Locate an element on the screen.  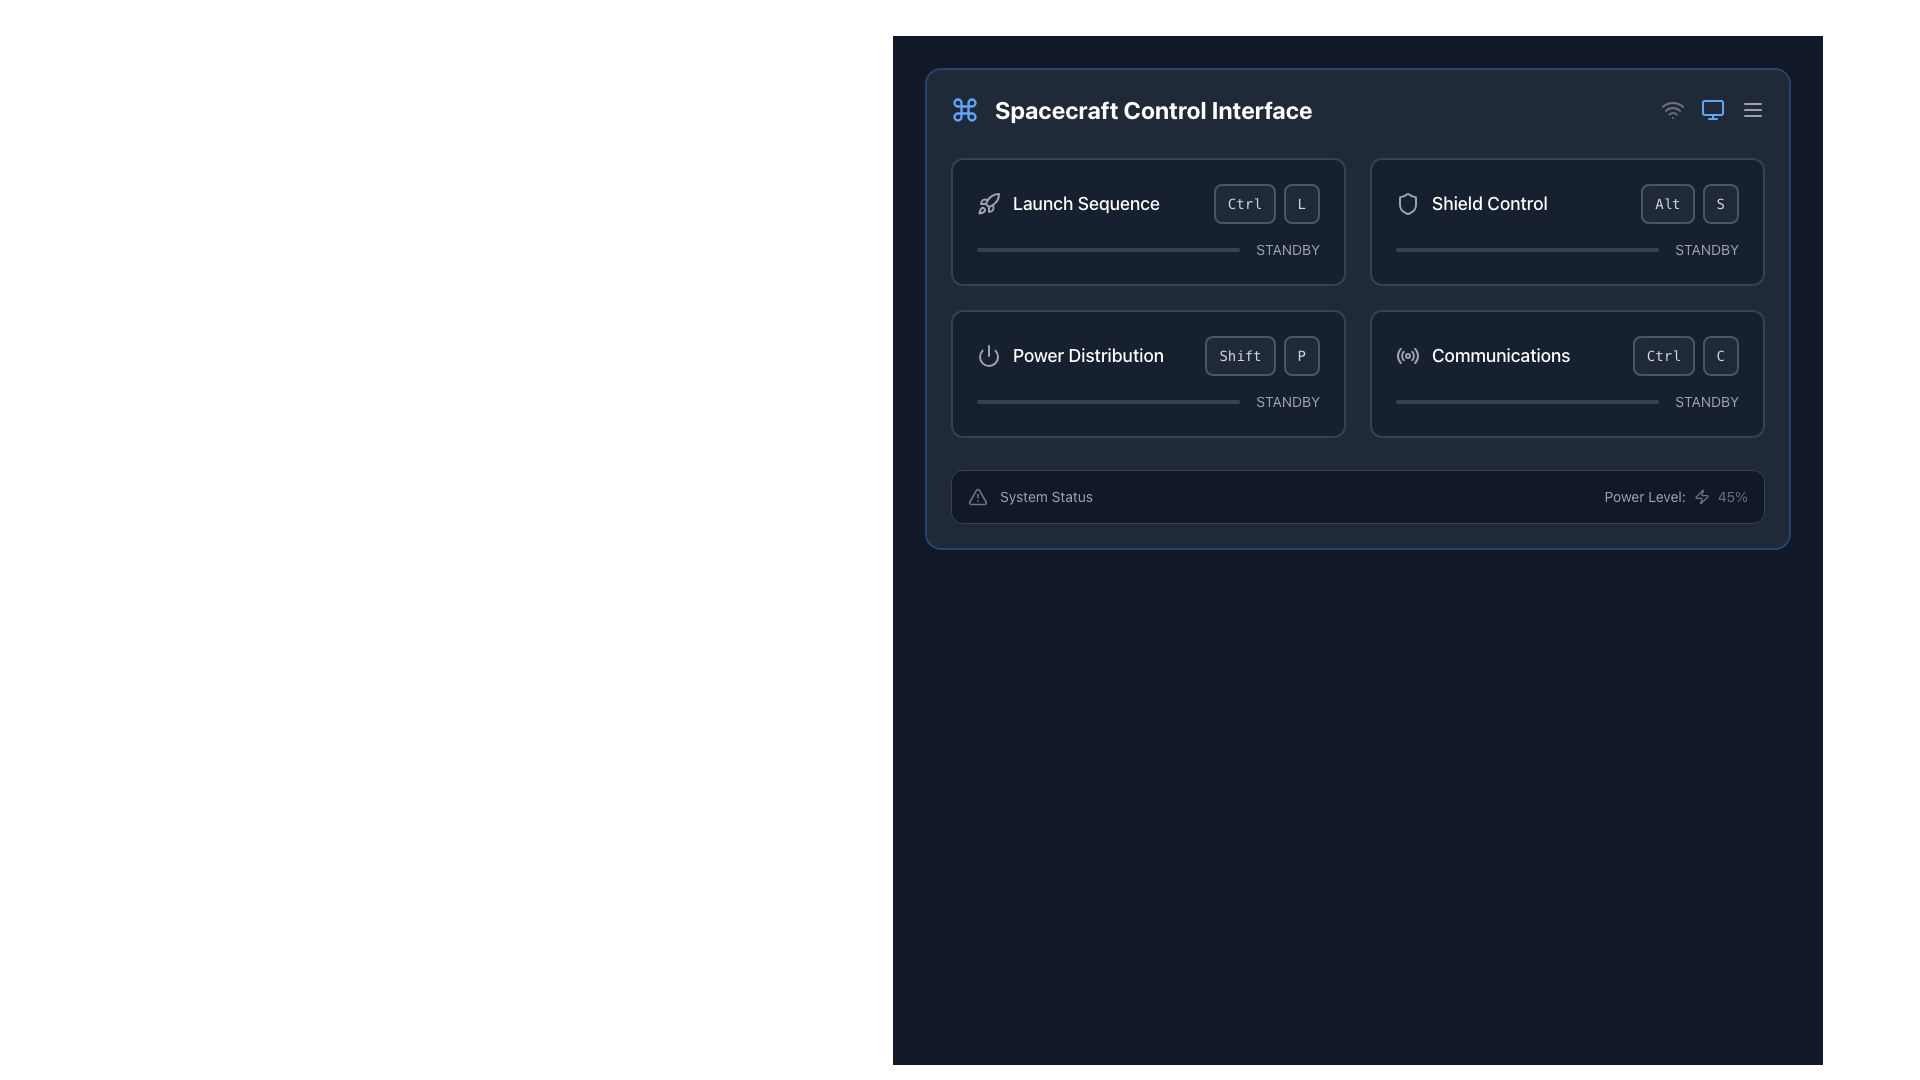
the shield control is located at coordinates (1503, 249).